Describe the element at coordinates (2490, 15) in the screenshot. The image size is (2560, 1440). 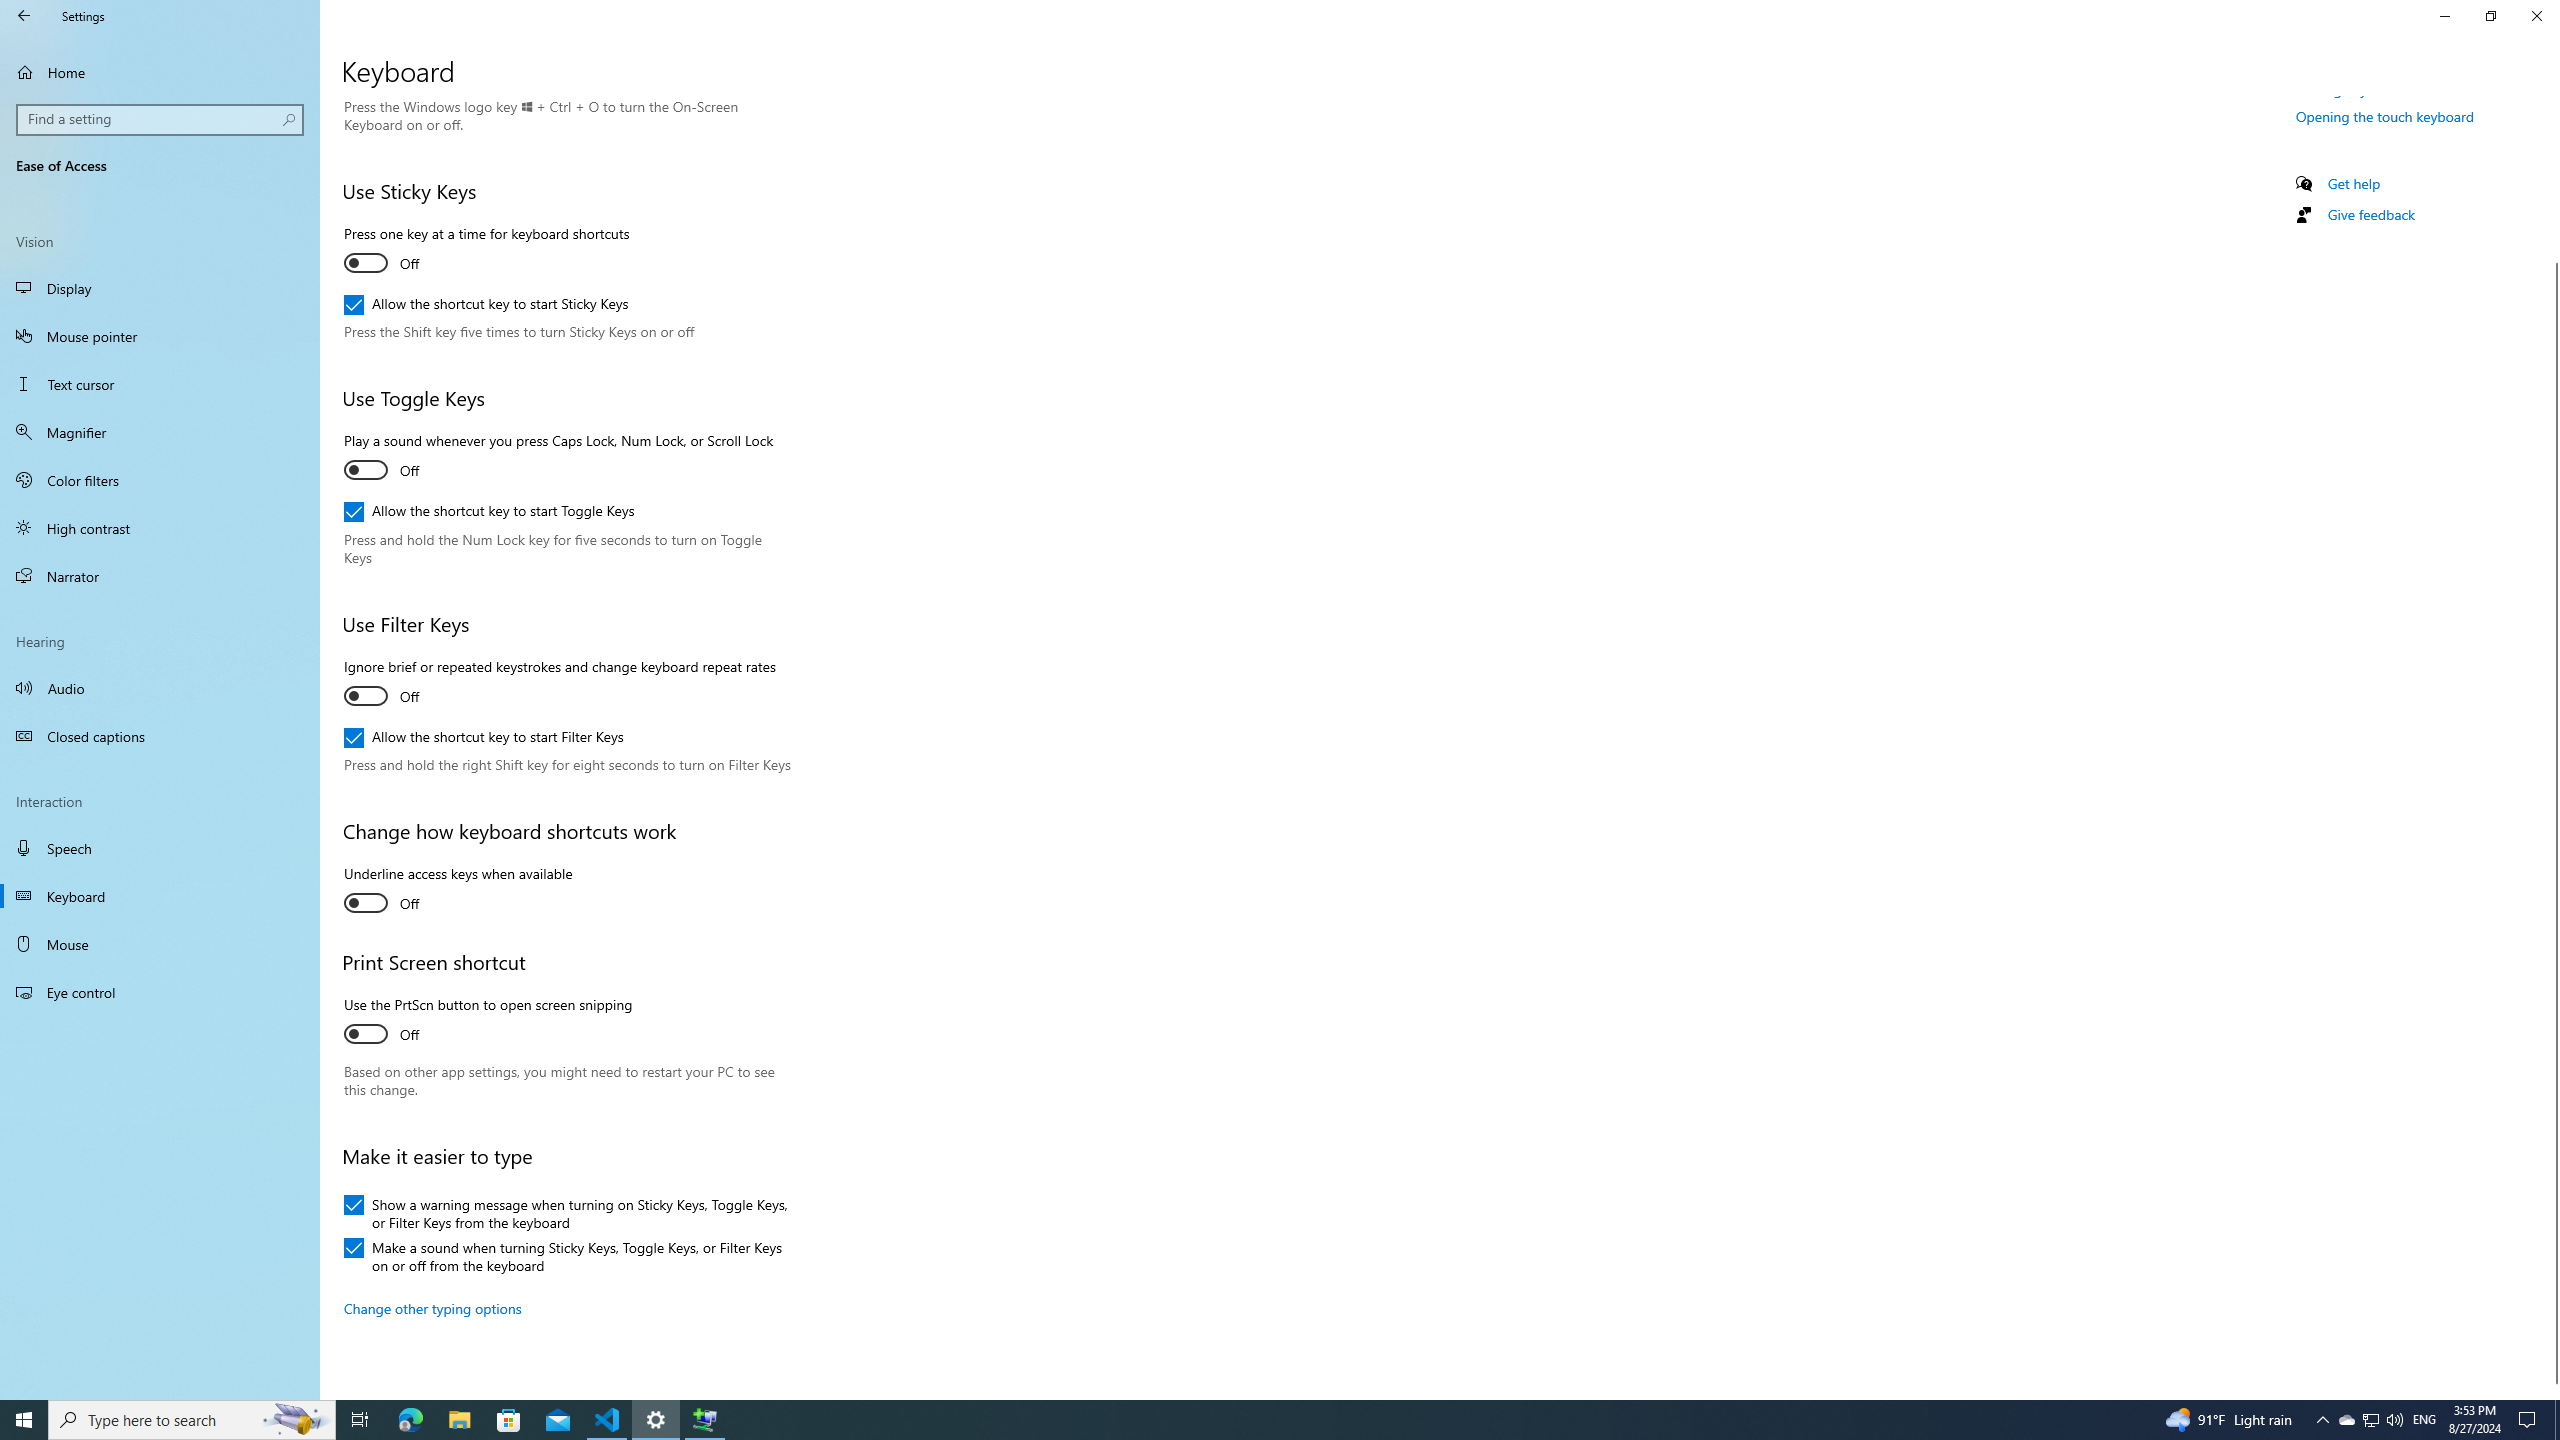
I see `'Restore Settings'` at that location.